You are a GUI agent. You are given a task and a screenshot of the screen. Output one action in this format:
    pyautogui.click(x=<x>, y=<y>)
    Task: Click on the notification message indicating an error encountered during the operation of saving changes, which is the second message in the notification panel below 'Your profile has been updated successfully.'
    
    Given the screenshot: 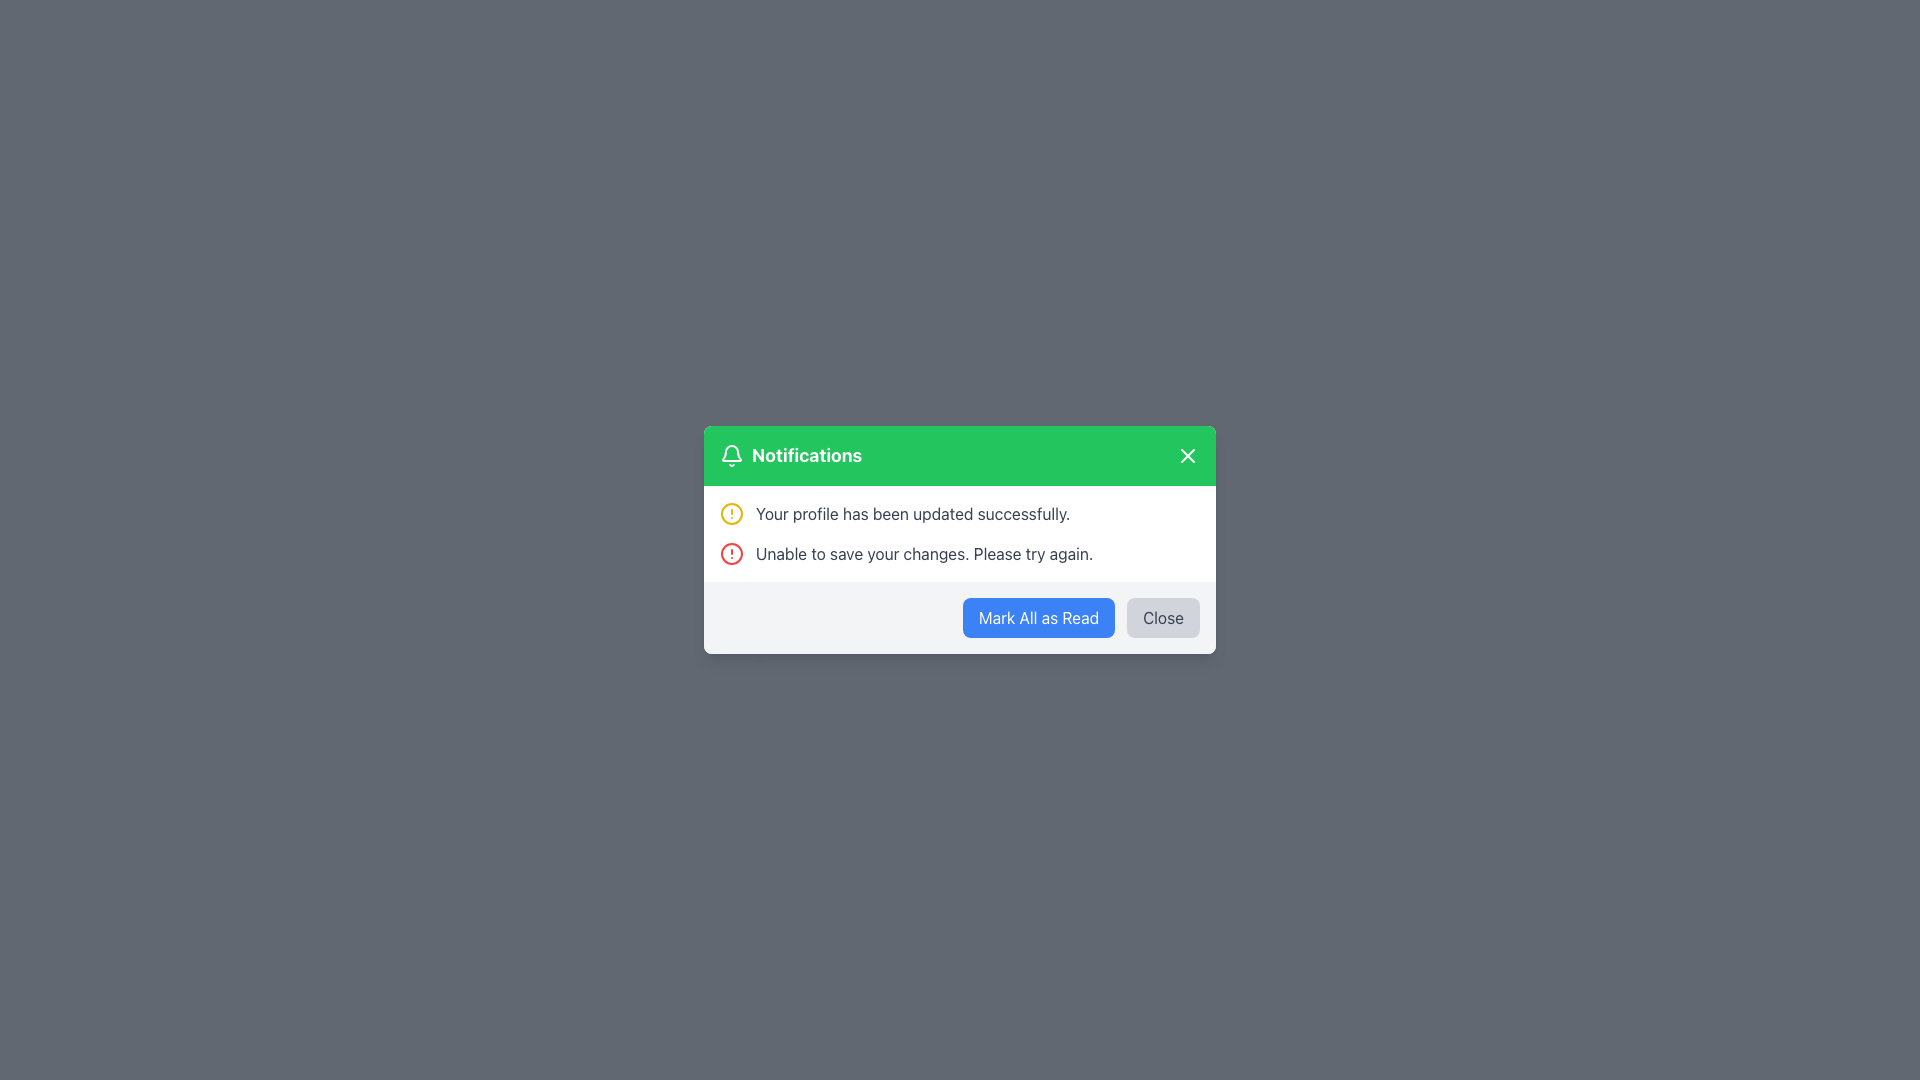 What is the action you would take?
    pyautogui.click(x=960, y=554)
    